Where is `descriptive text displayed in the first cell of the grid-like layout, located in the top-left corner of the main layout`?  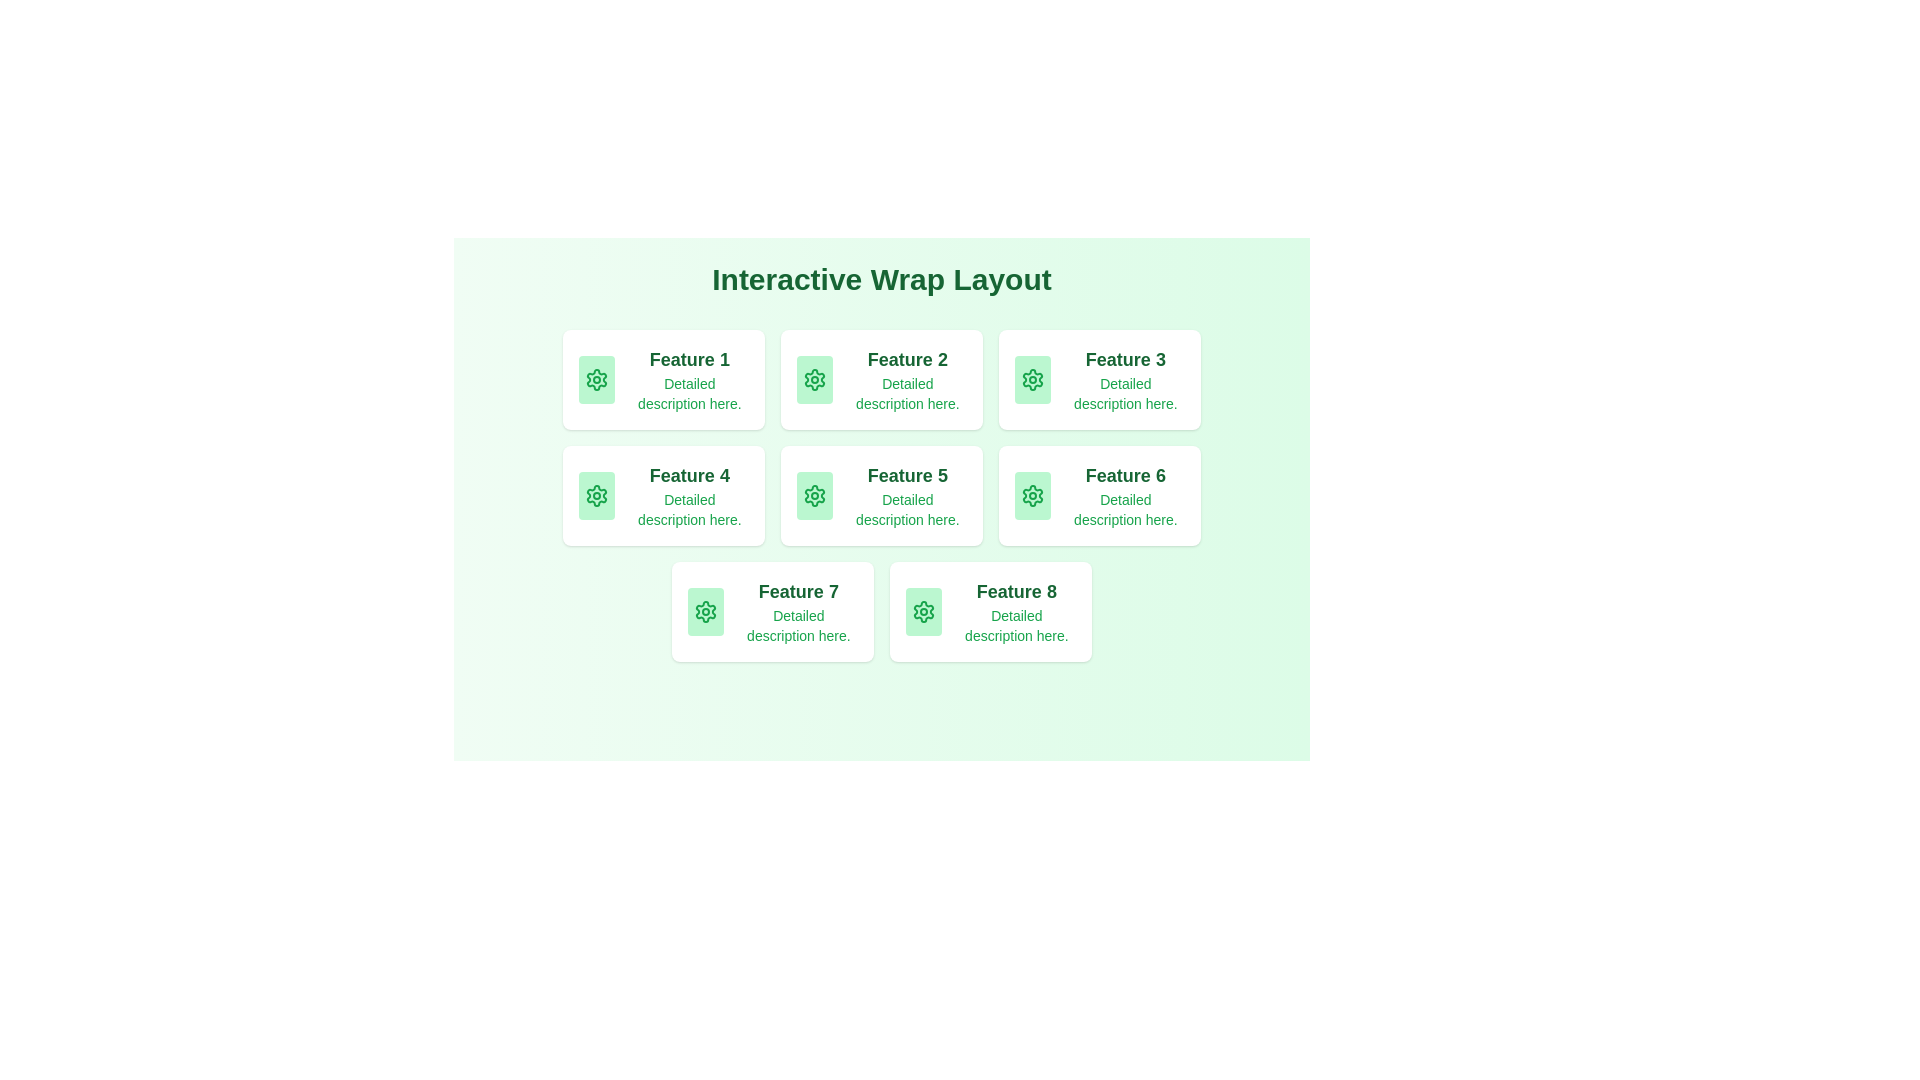 descriptive text displayed in the first cell of the grid-like layout, located in the top-left corner of the main layout is located at coordinates (689, 380).